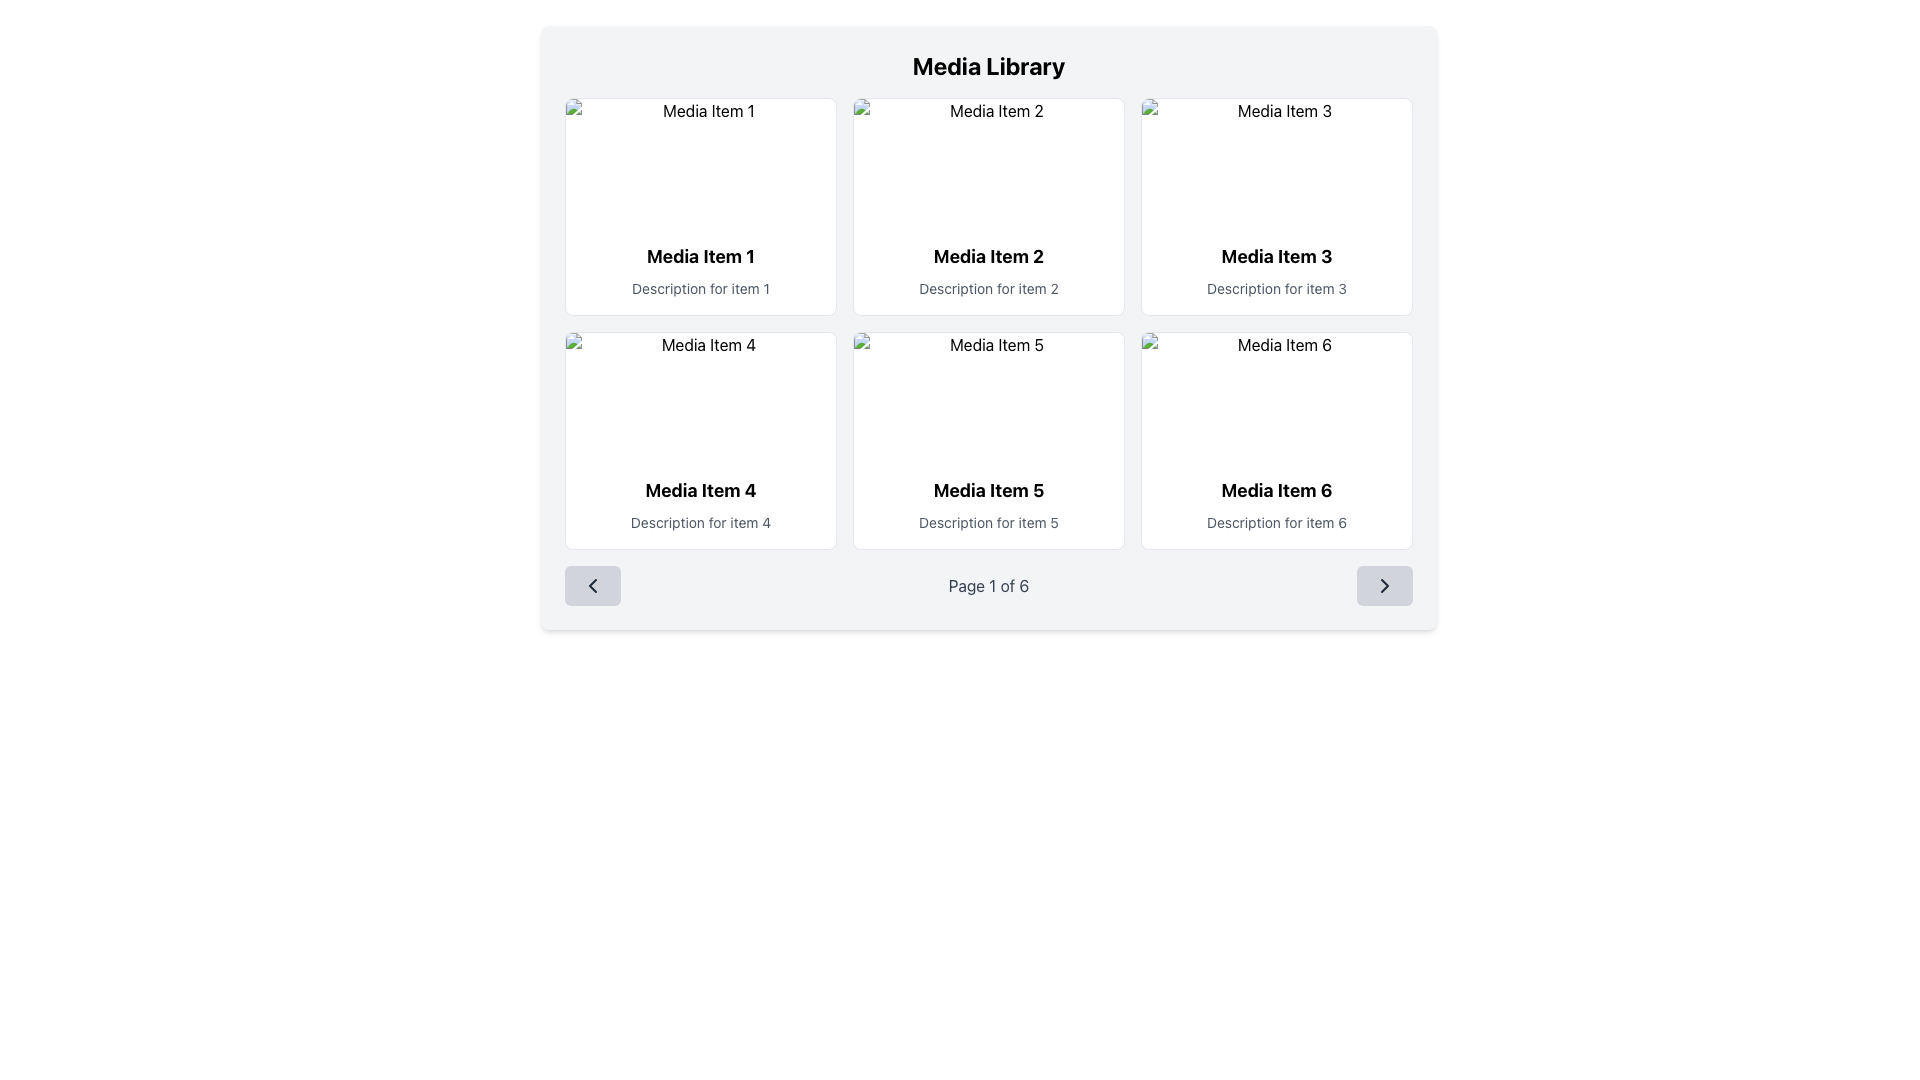  What do you see at coordinates (1275, 490) in the screenshot?
I see `the Text Label displaying 'Media Item 6' which is located at the top of the last media item card in the third column of a grid layout` at bounding box center [1275, 490].